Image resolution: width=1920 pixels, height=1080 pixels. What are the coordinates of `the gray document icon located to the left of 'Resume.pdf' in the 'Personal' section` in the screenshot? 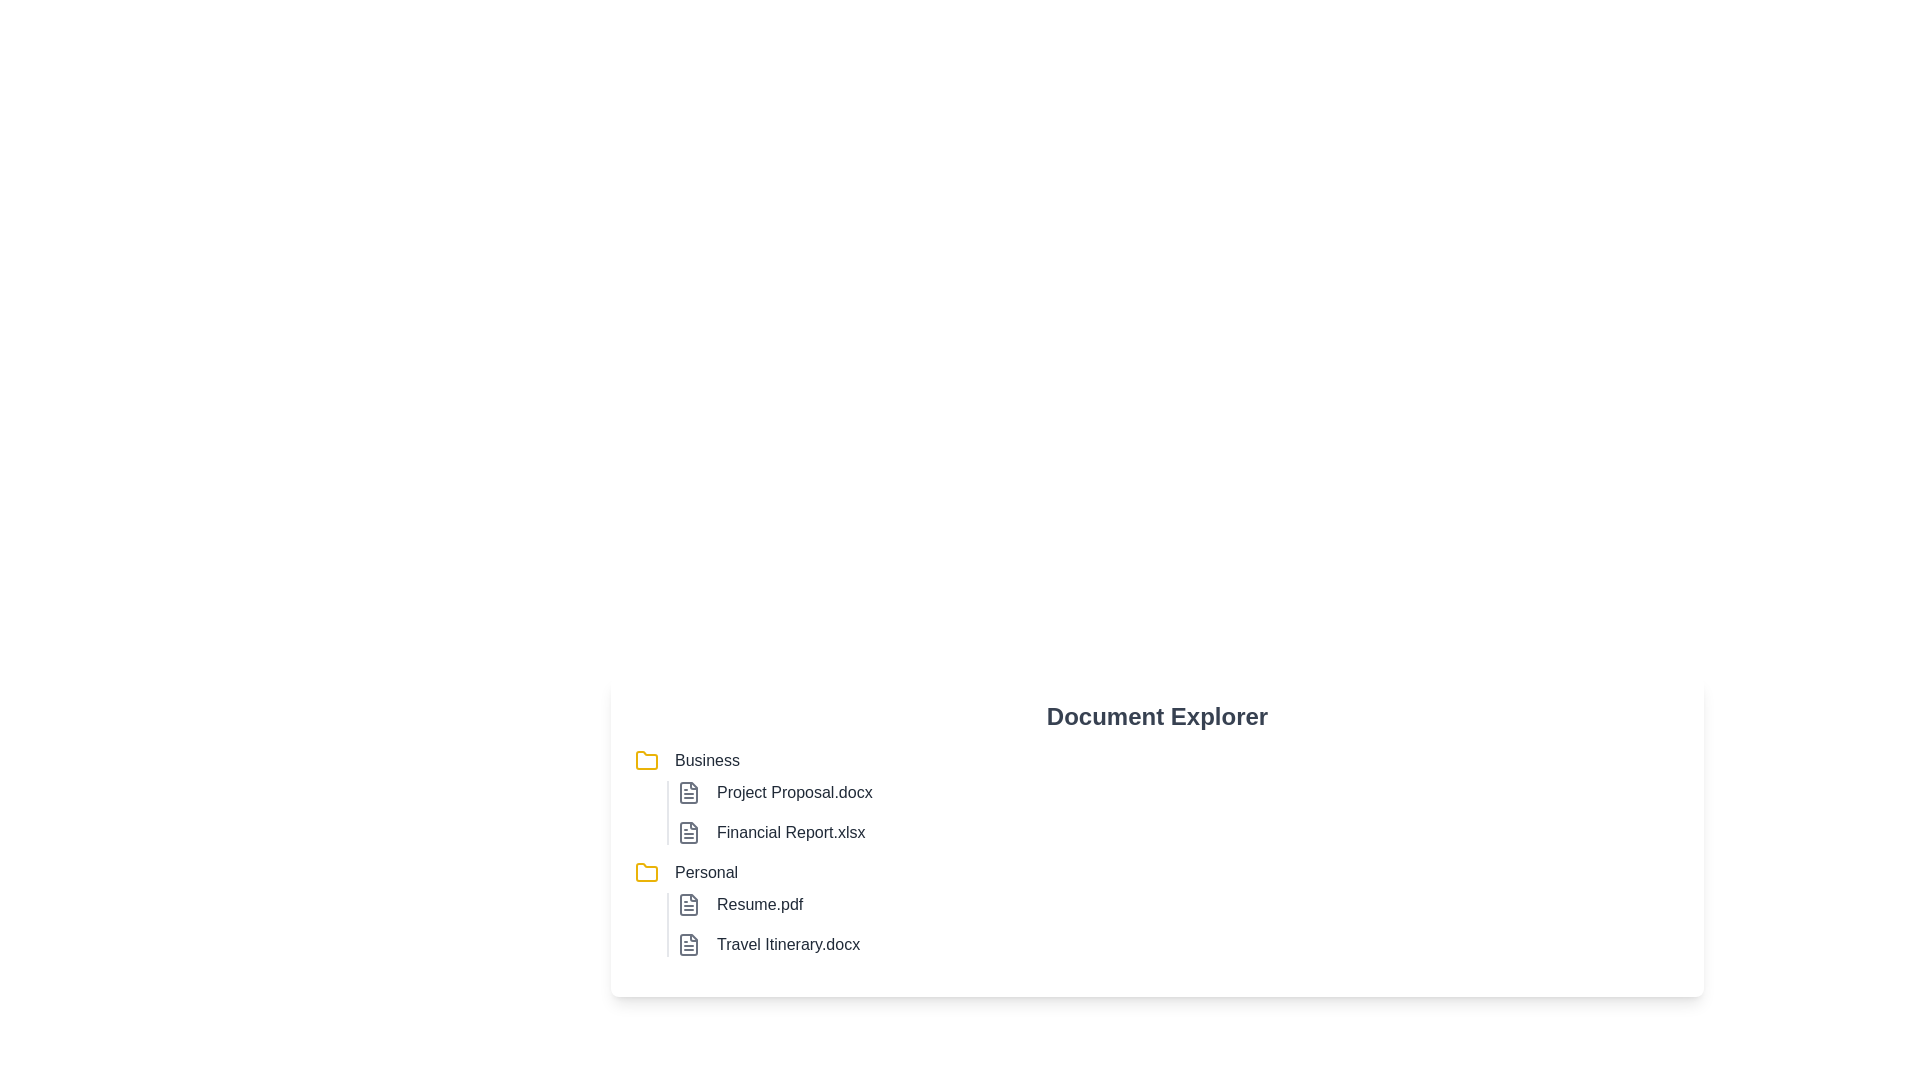 It's located at (689, 905).